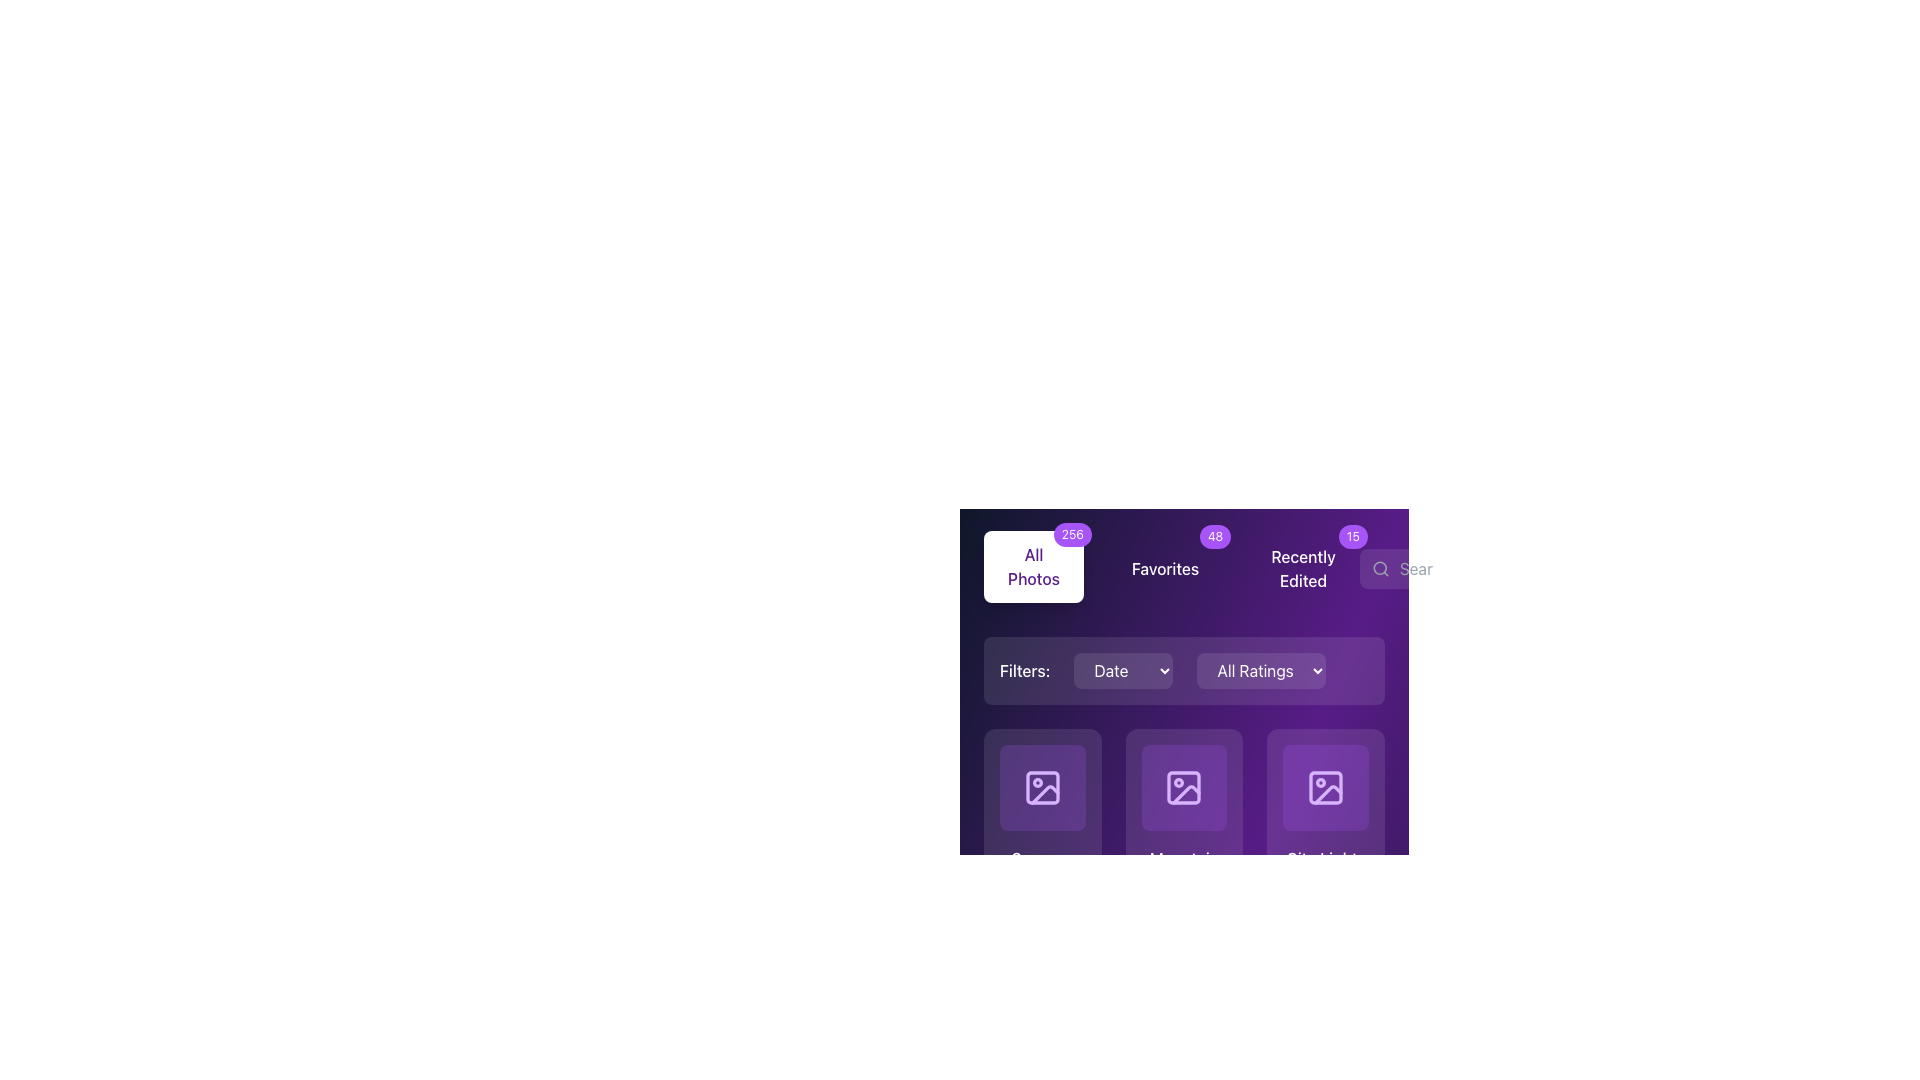 This screenshot has width=1920, height=1080. What do you see at coordinates (1165, 569) in the screenshot?
I see `the badge on the Favorites button in the horizontal navigation menu` at bounding box center [1165, 569].